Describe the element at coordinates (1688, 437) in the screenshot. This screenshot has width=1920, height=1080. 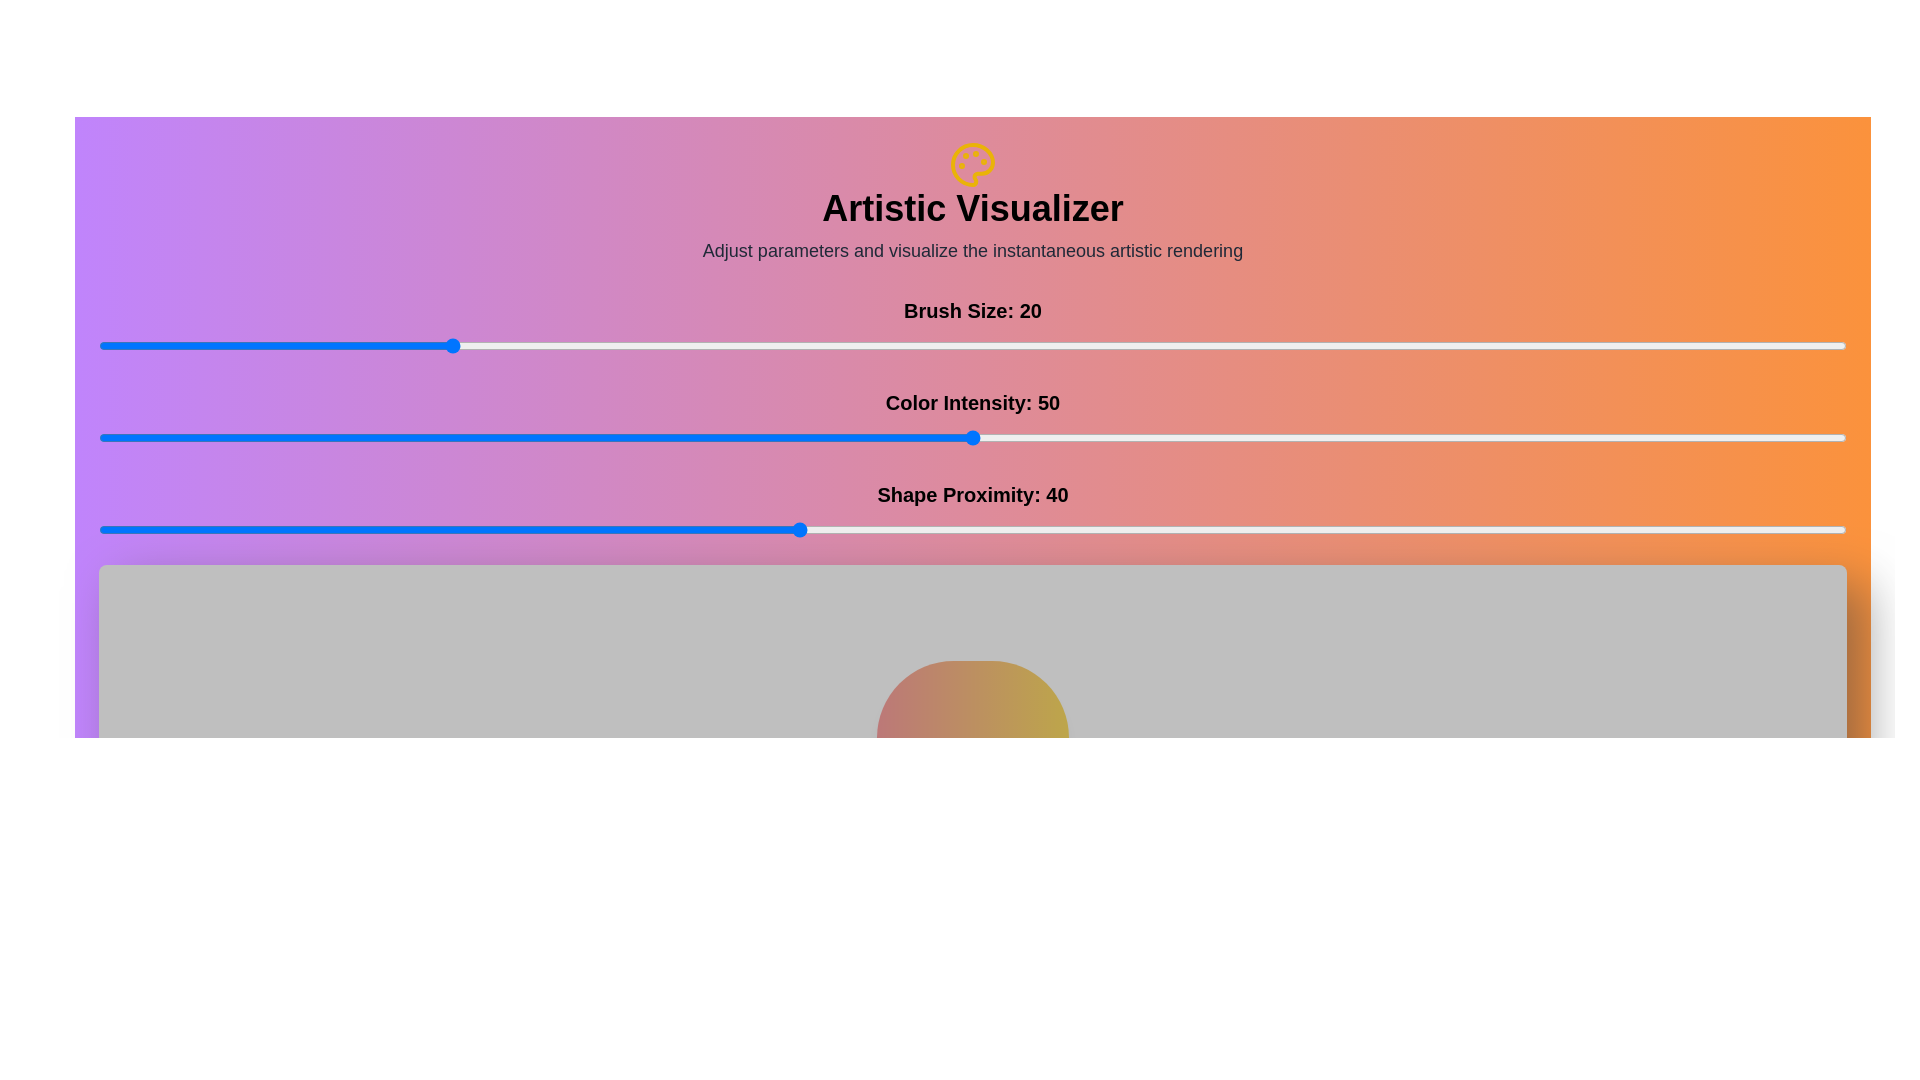
I see `the 'Color Intensity' slider to 91 value` at that location.